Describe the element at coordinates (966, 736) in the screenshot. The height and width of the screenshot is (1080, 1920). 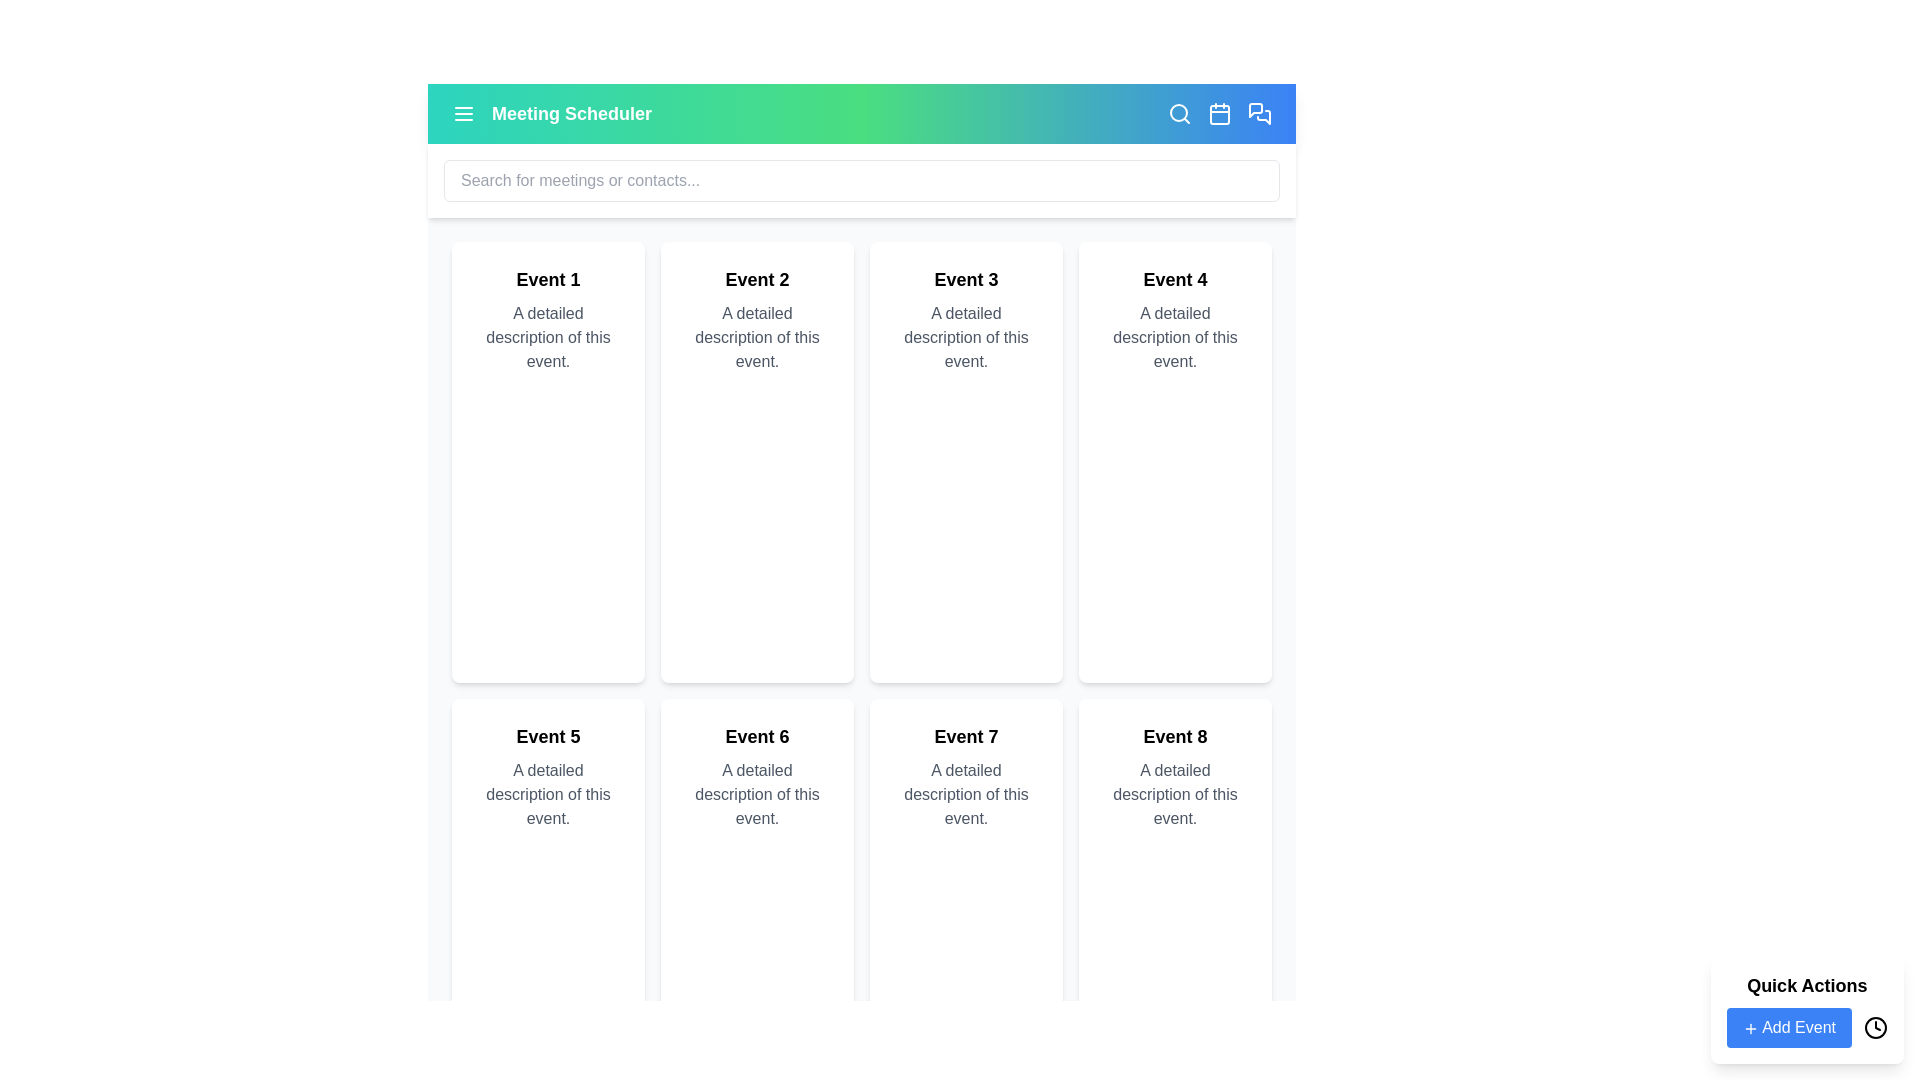
I see `the text label displaying 'Event 7', which is a bold text block positioned above its descriptive text` at that location.